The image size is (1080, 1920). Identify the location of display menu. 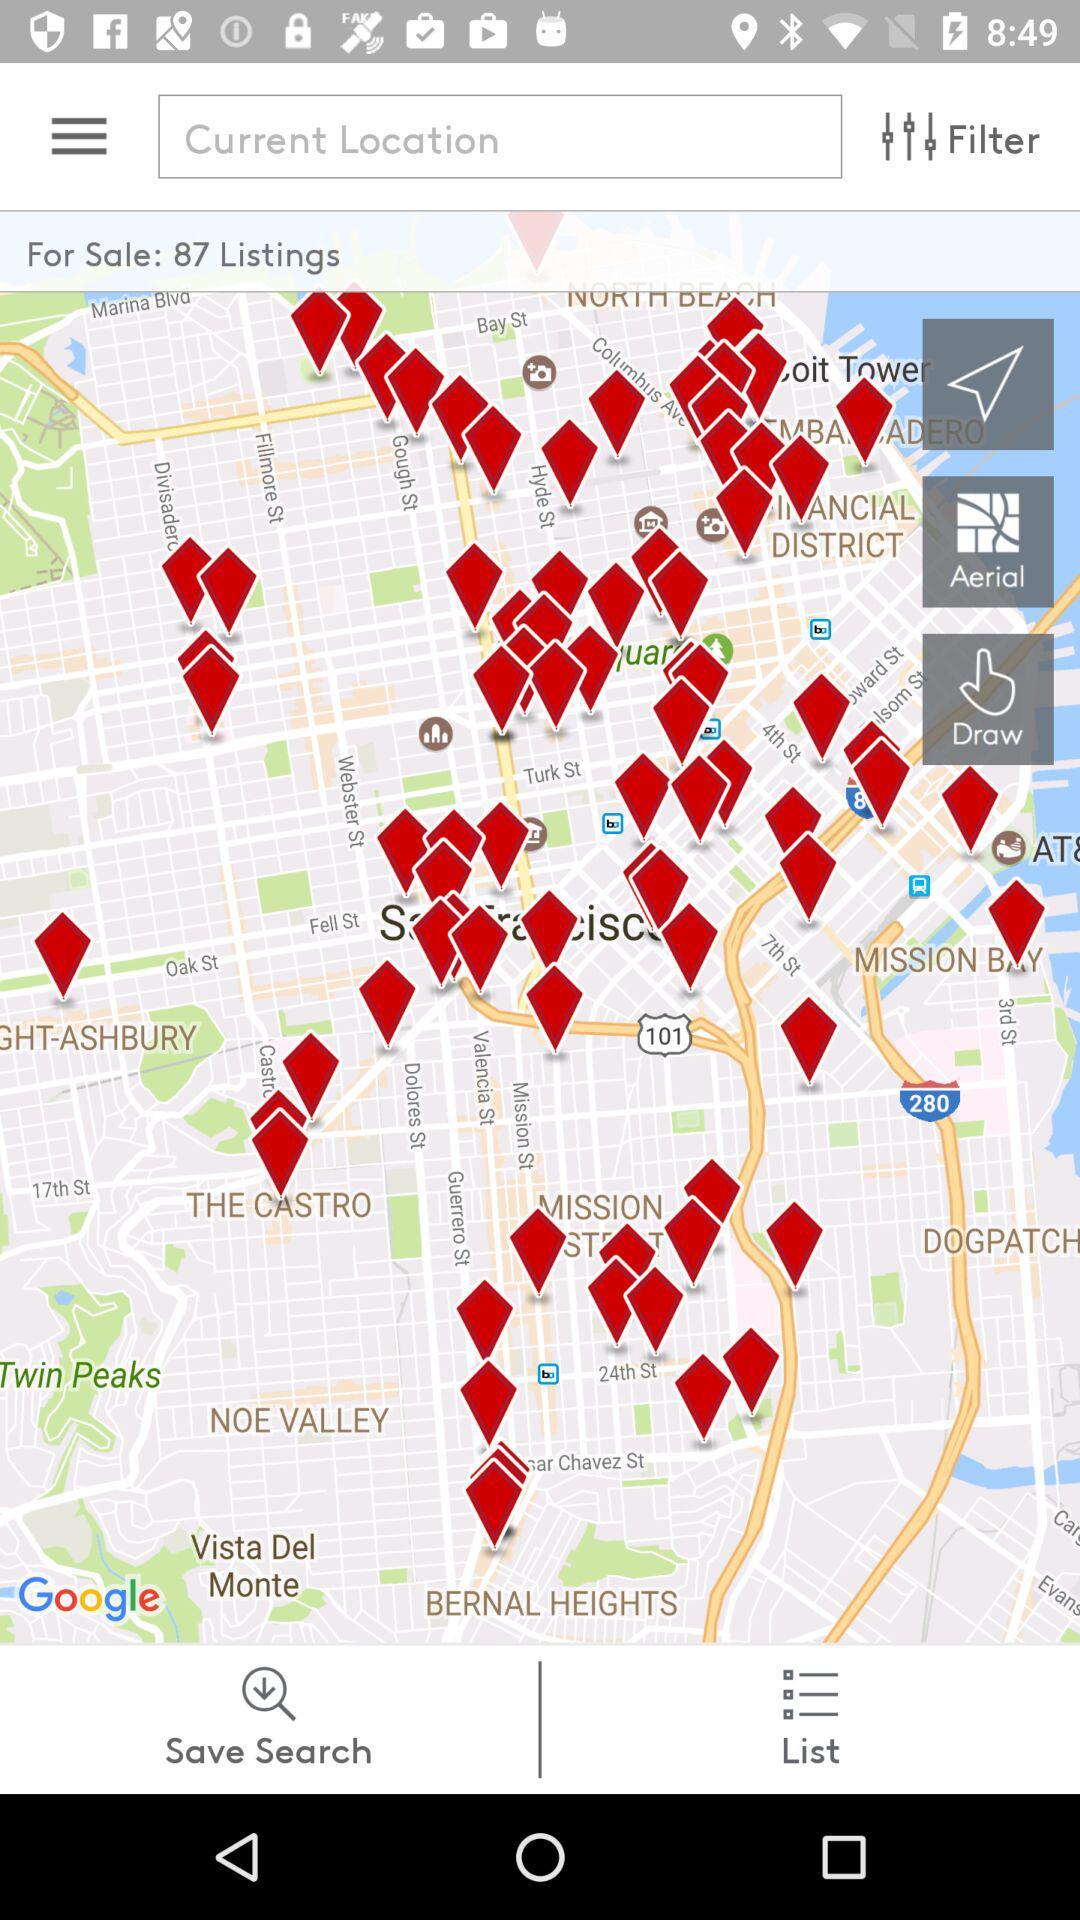
(78, 135).